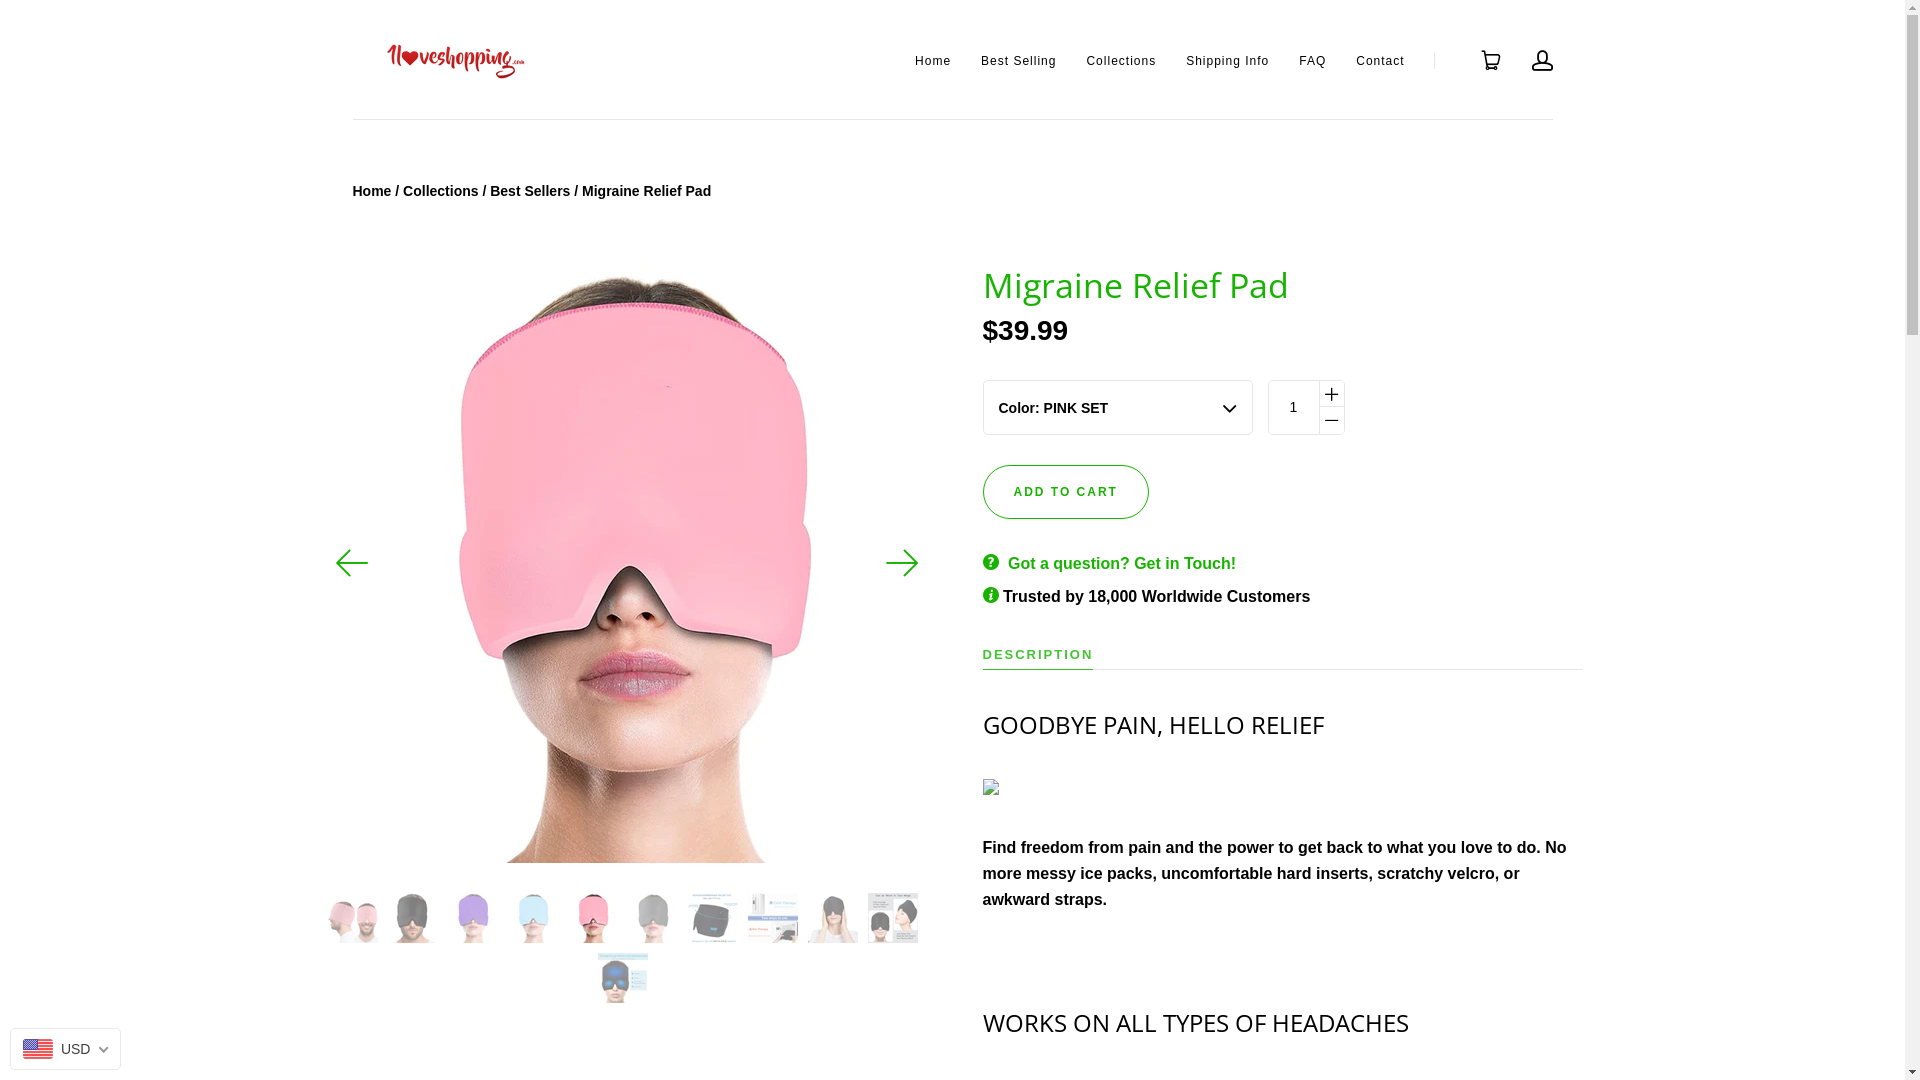 The width and height of the screenshot is (1920, 1080). Describe the element at coordinates (529, 191) in the screenshot. I see `'Best Sellers'` at that location.